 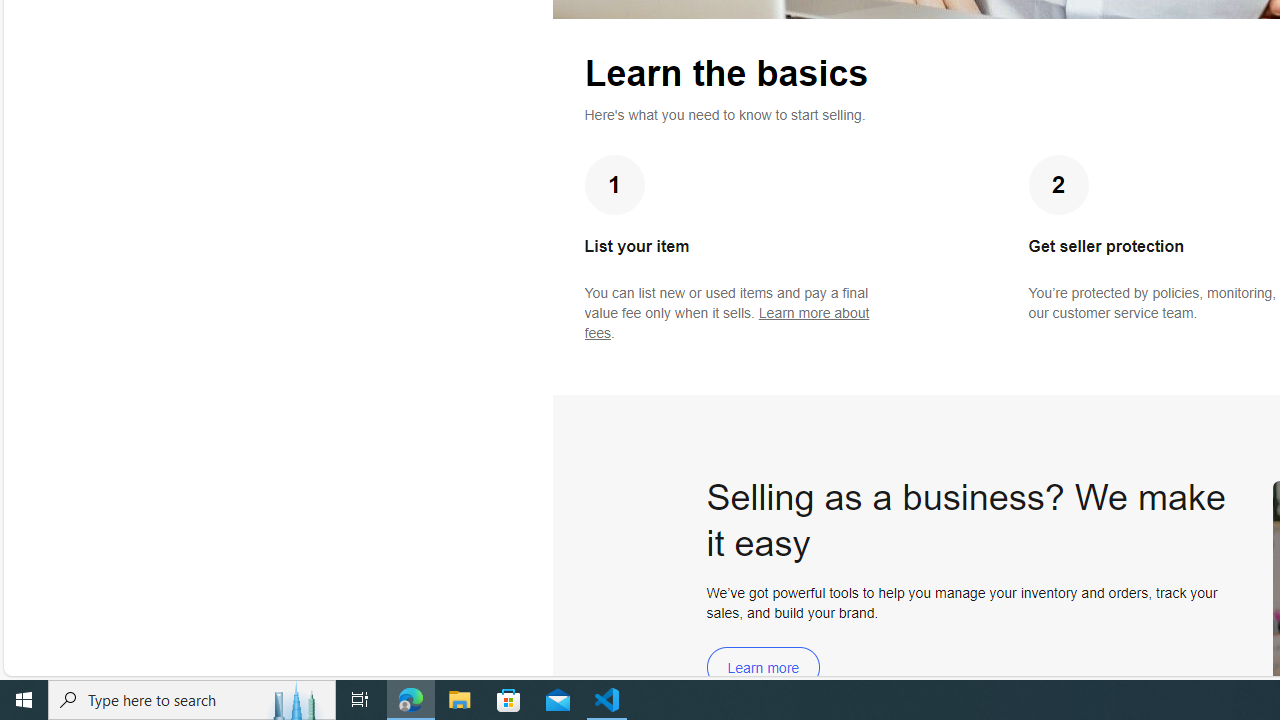 I want to click on 'Learn more', so click(x=762, y=667).